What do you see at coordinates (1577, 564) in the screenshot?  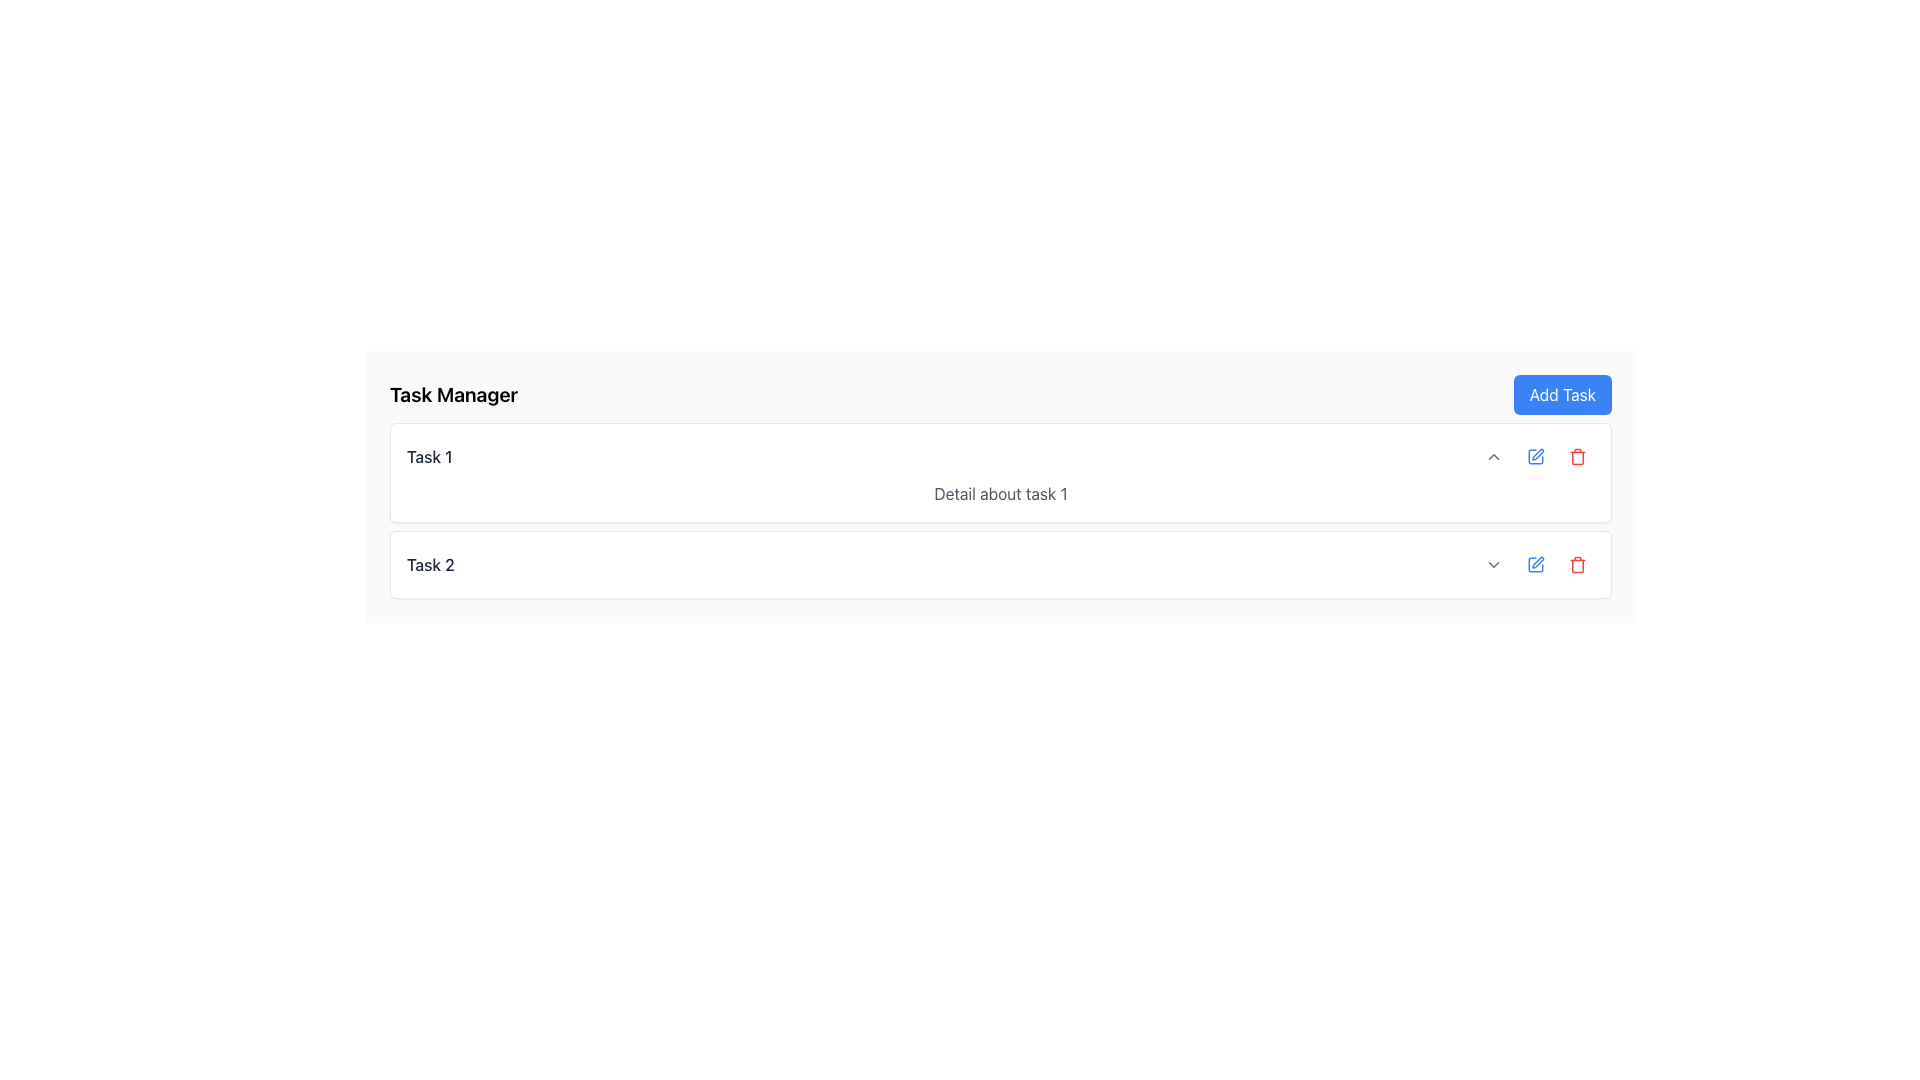 I see `the red trash can icon button, which is located to the right of the second task entry in the task list` at bounding box center [1577, 564].